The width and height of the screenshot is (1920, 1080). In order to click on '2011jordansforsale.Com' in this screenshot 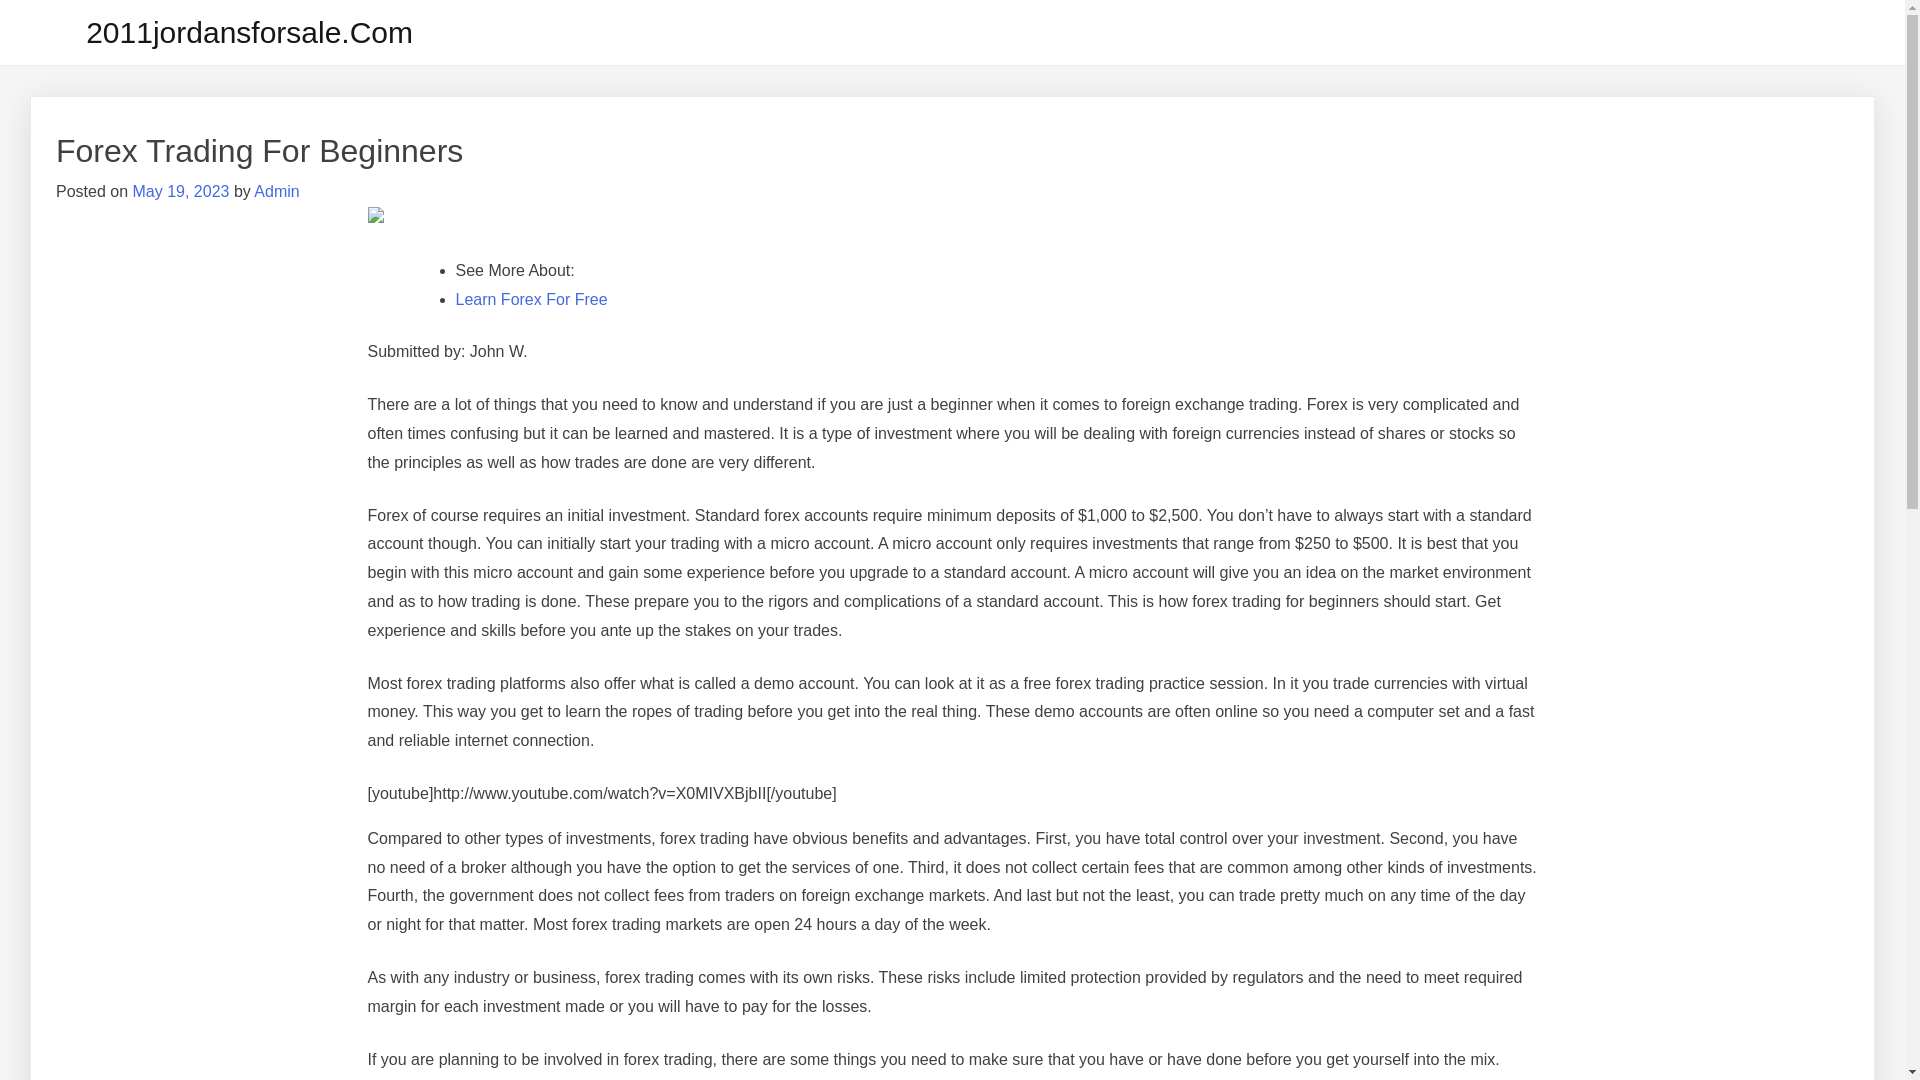, I will do `click(248, 32)`.